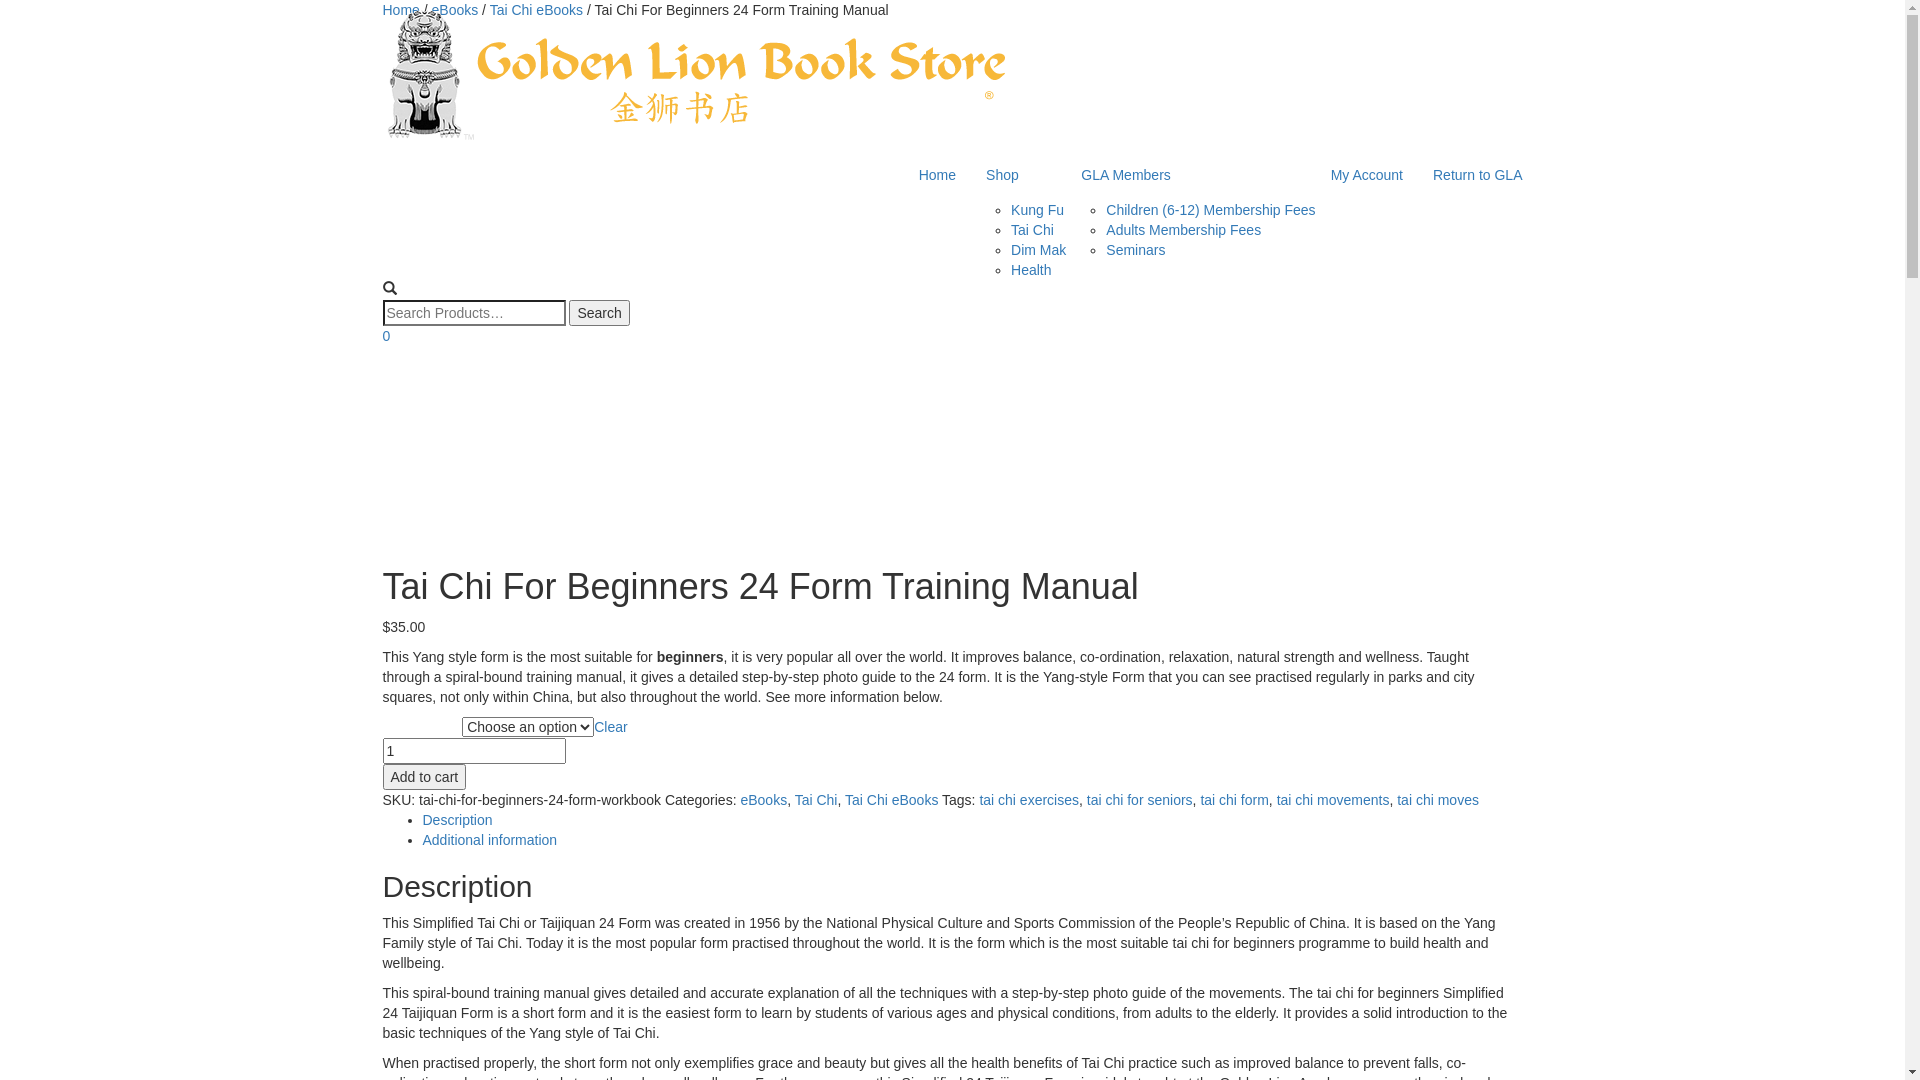  Describe the element at coordinates (1032, 229) in the screenshot. I see `'Tai Chi'` at that location.